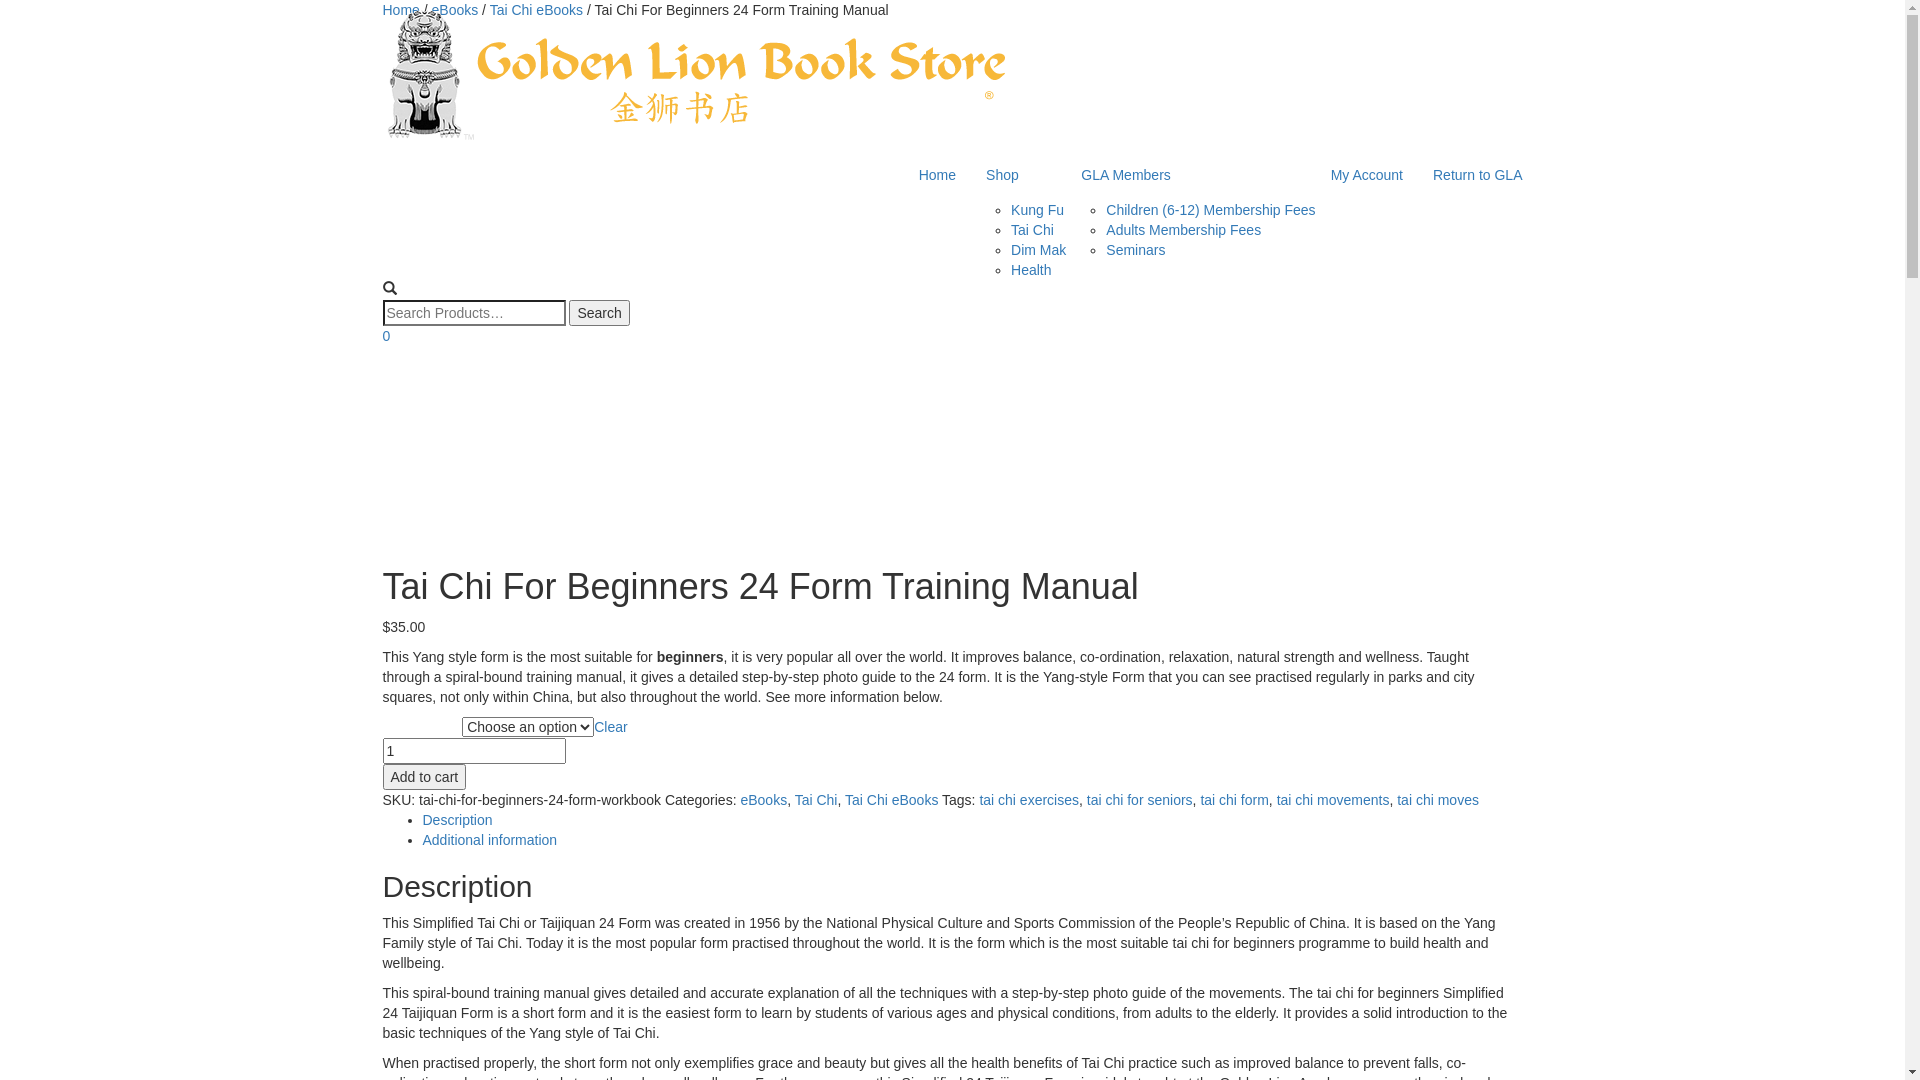  Describe the element at coordinates (1032, 229) in the screenshot. I see `'Tai Chi'` at that location.